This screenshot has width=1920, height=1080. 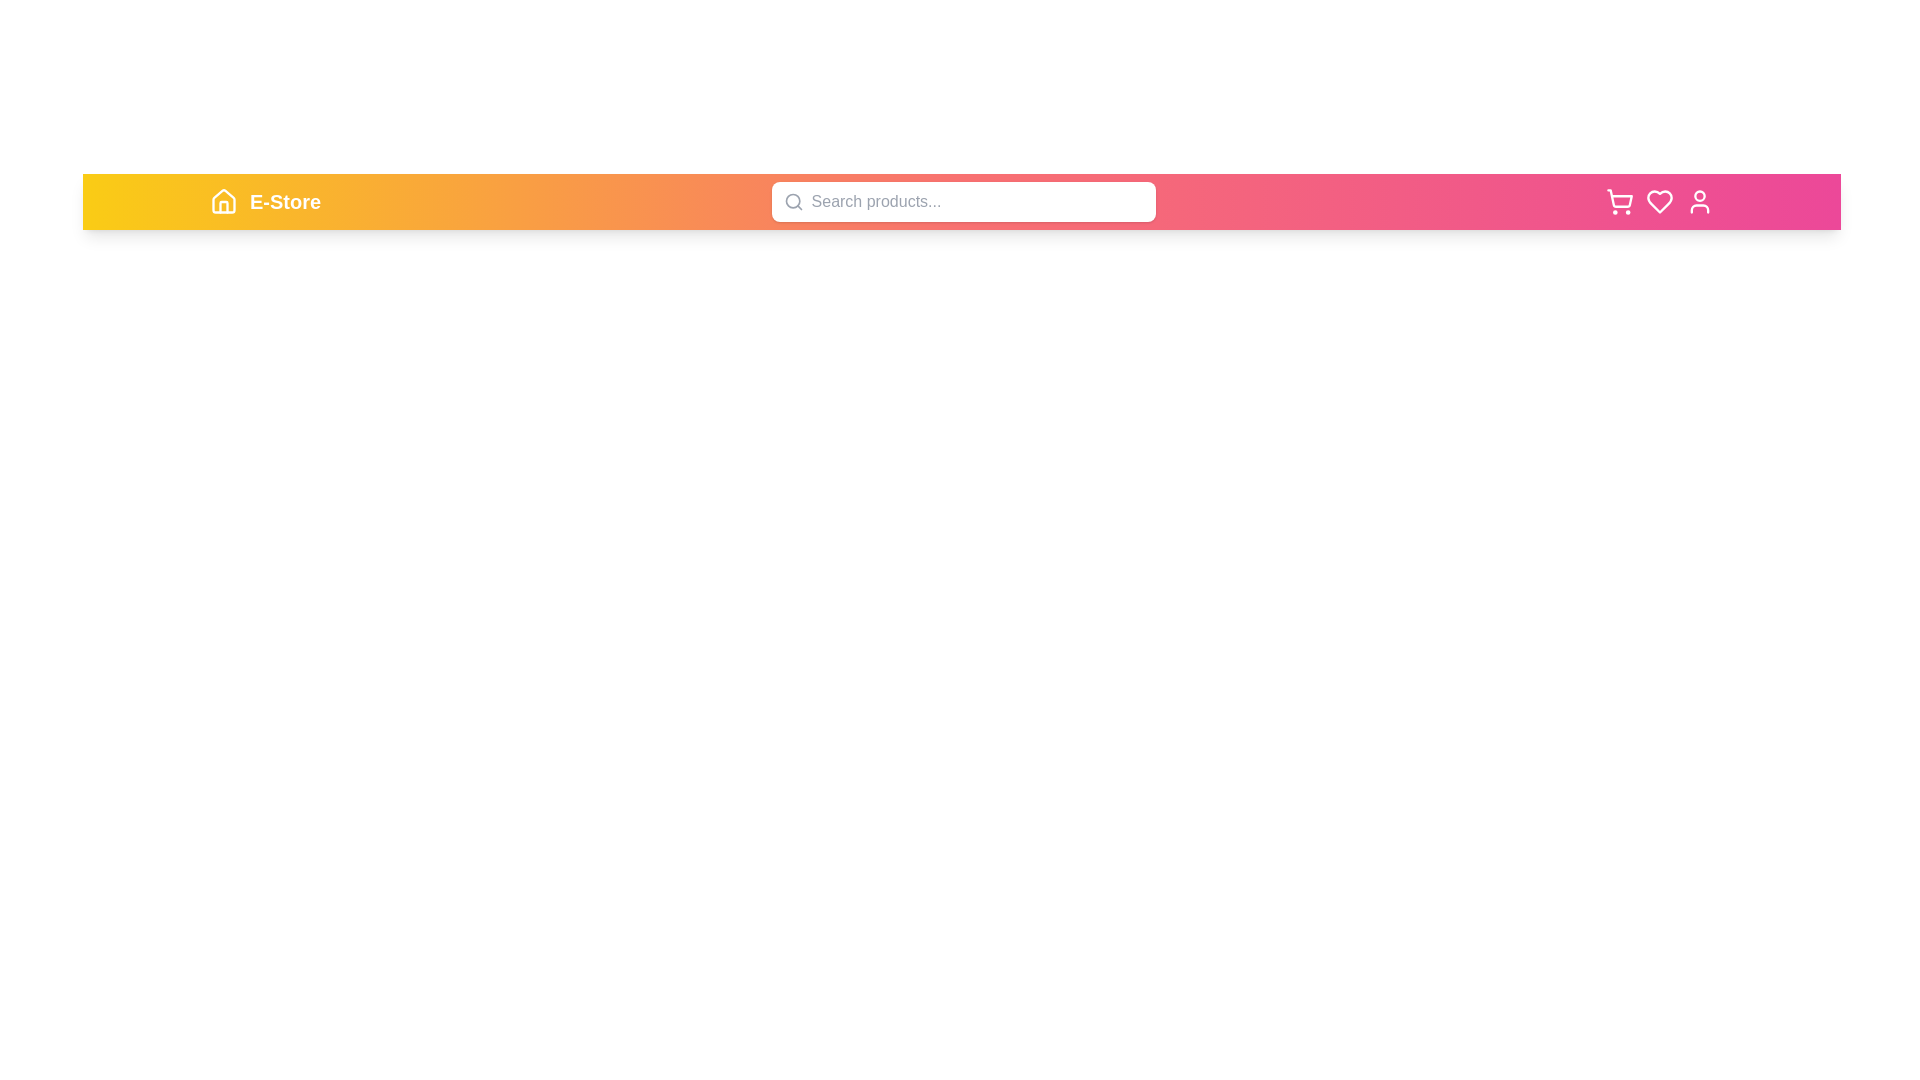 I want to click on the home icon to see the hover effect, so click(x=224, y=201).